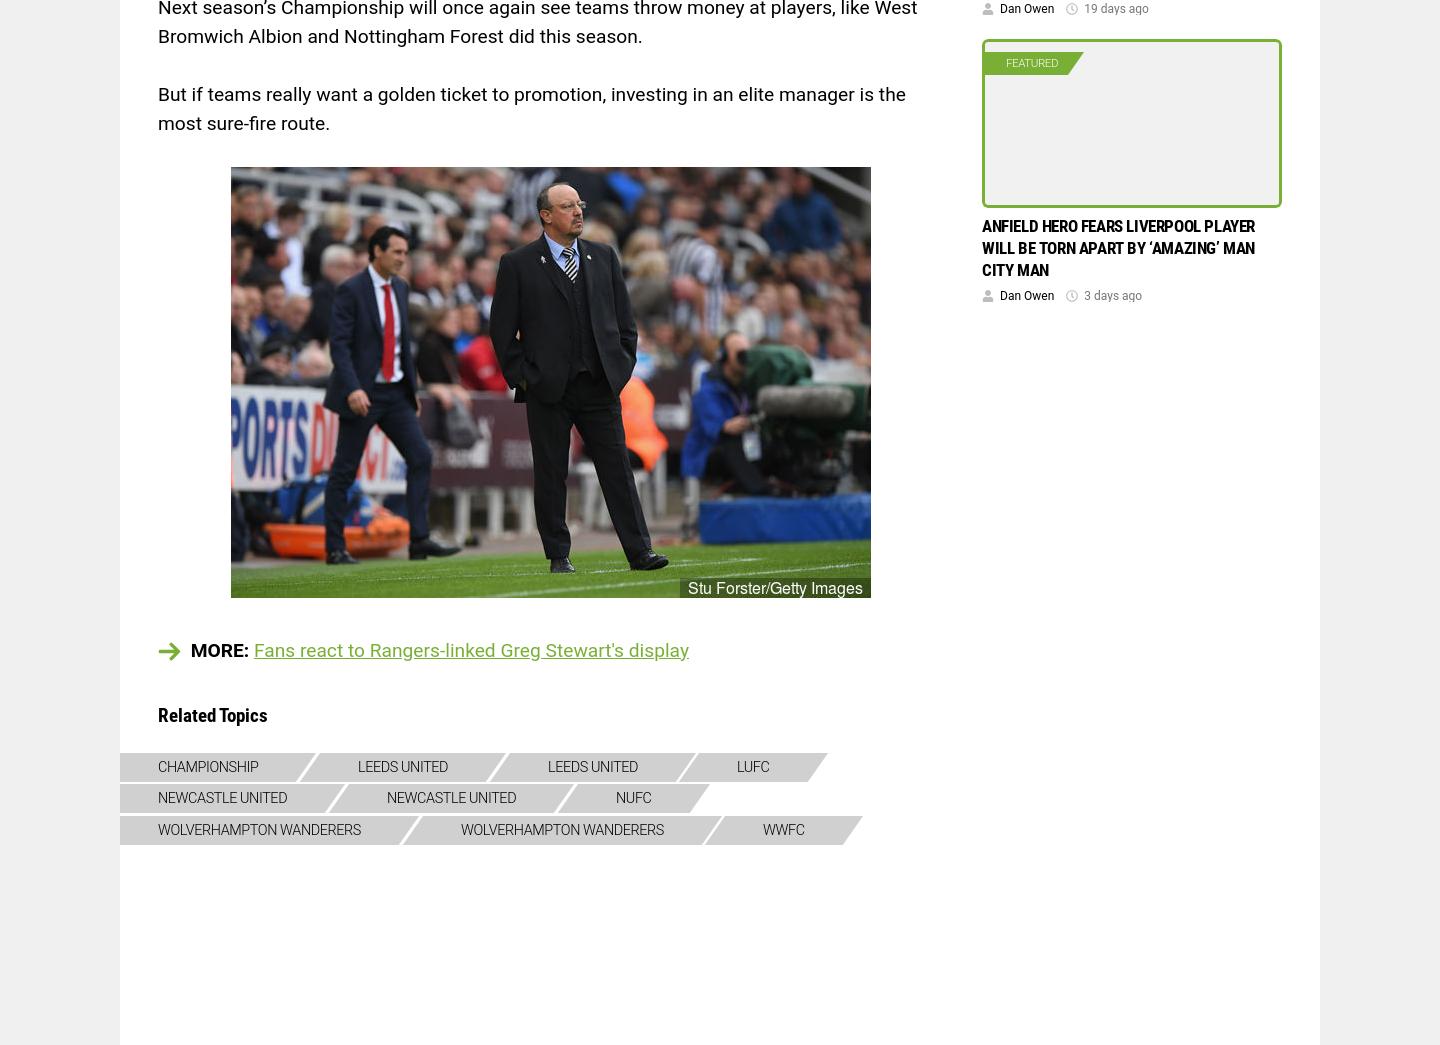 This screenshot has width=1440, height=1045. I want to click on 'Newcastle United', so click(450, 798).